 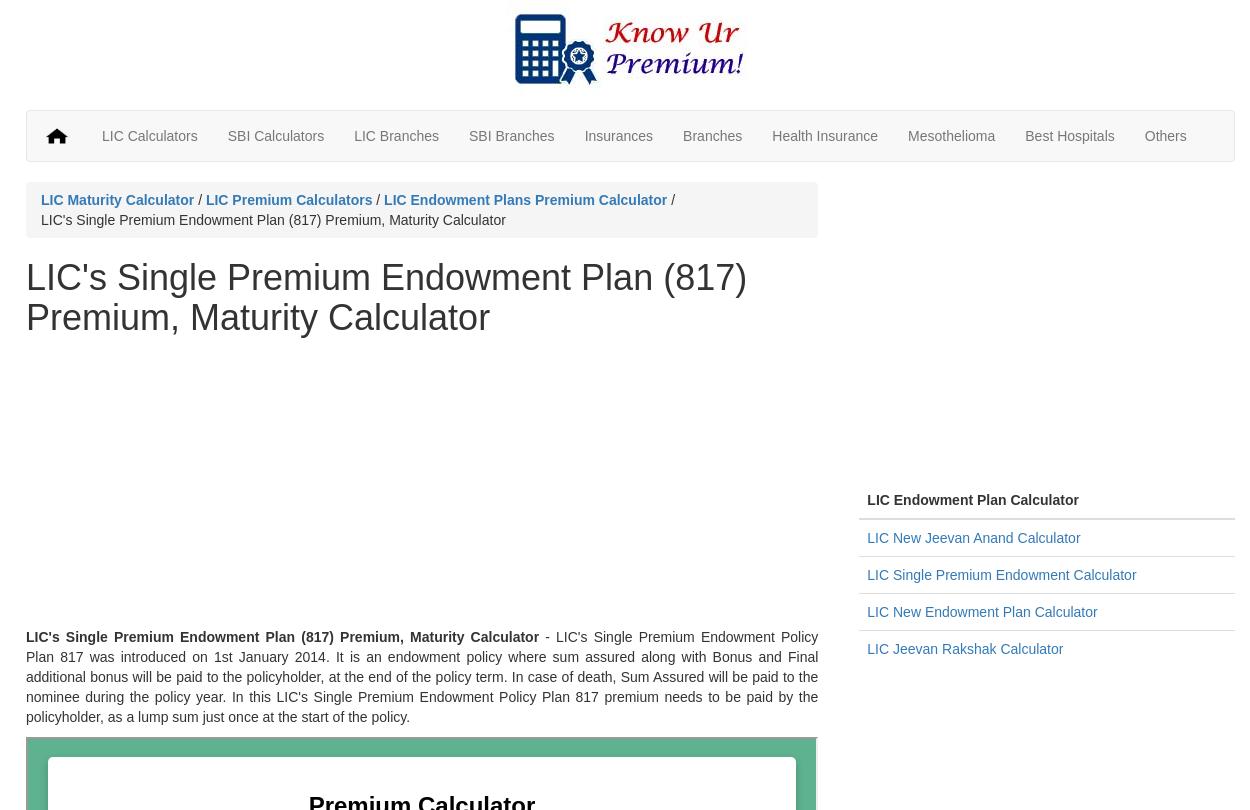 I want to click on 'LIC Maturity Calculator', so click(x=116, y=199).